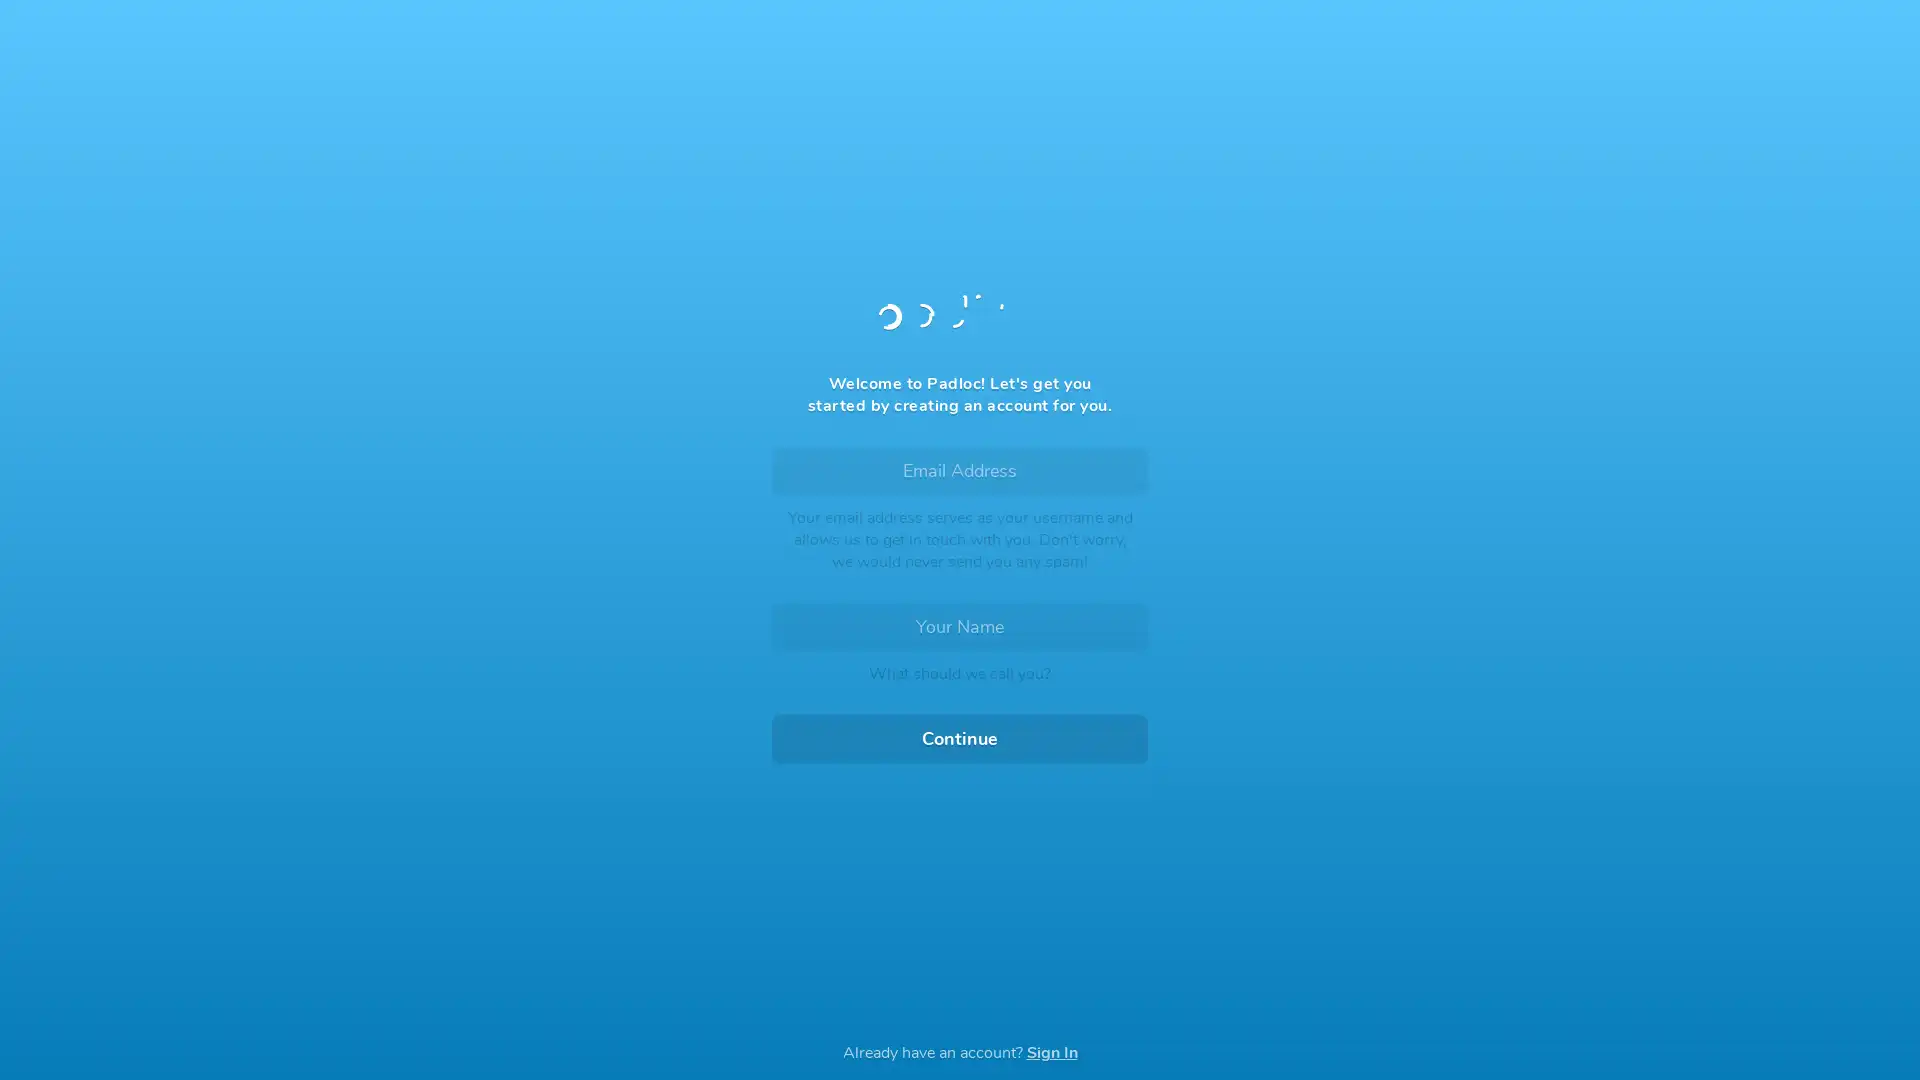  What do you see at coordinates (844, 146) in the screenshot?
I see `Back To Login` at bounding box center [844, 146].